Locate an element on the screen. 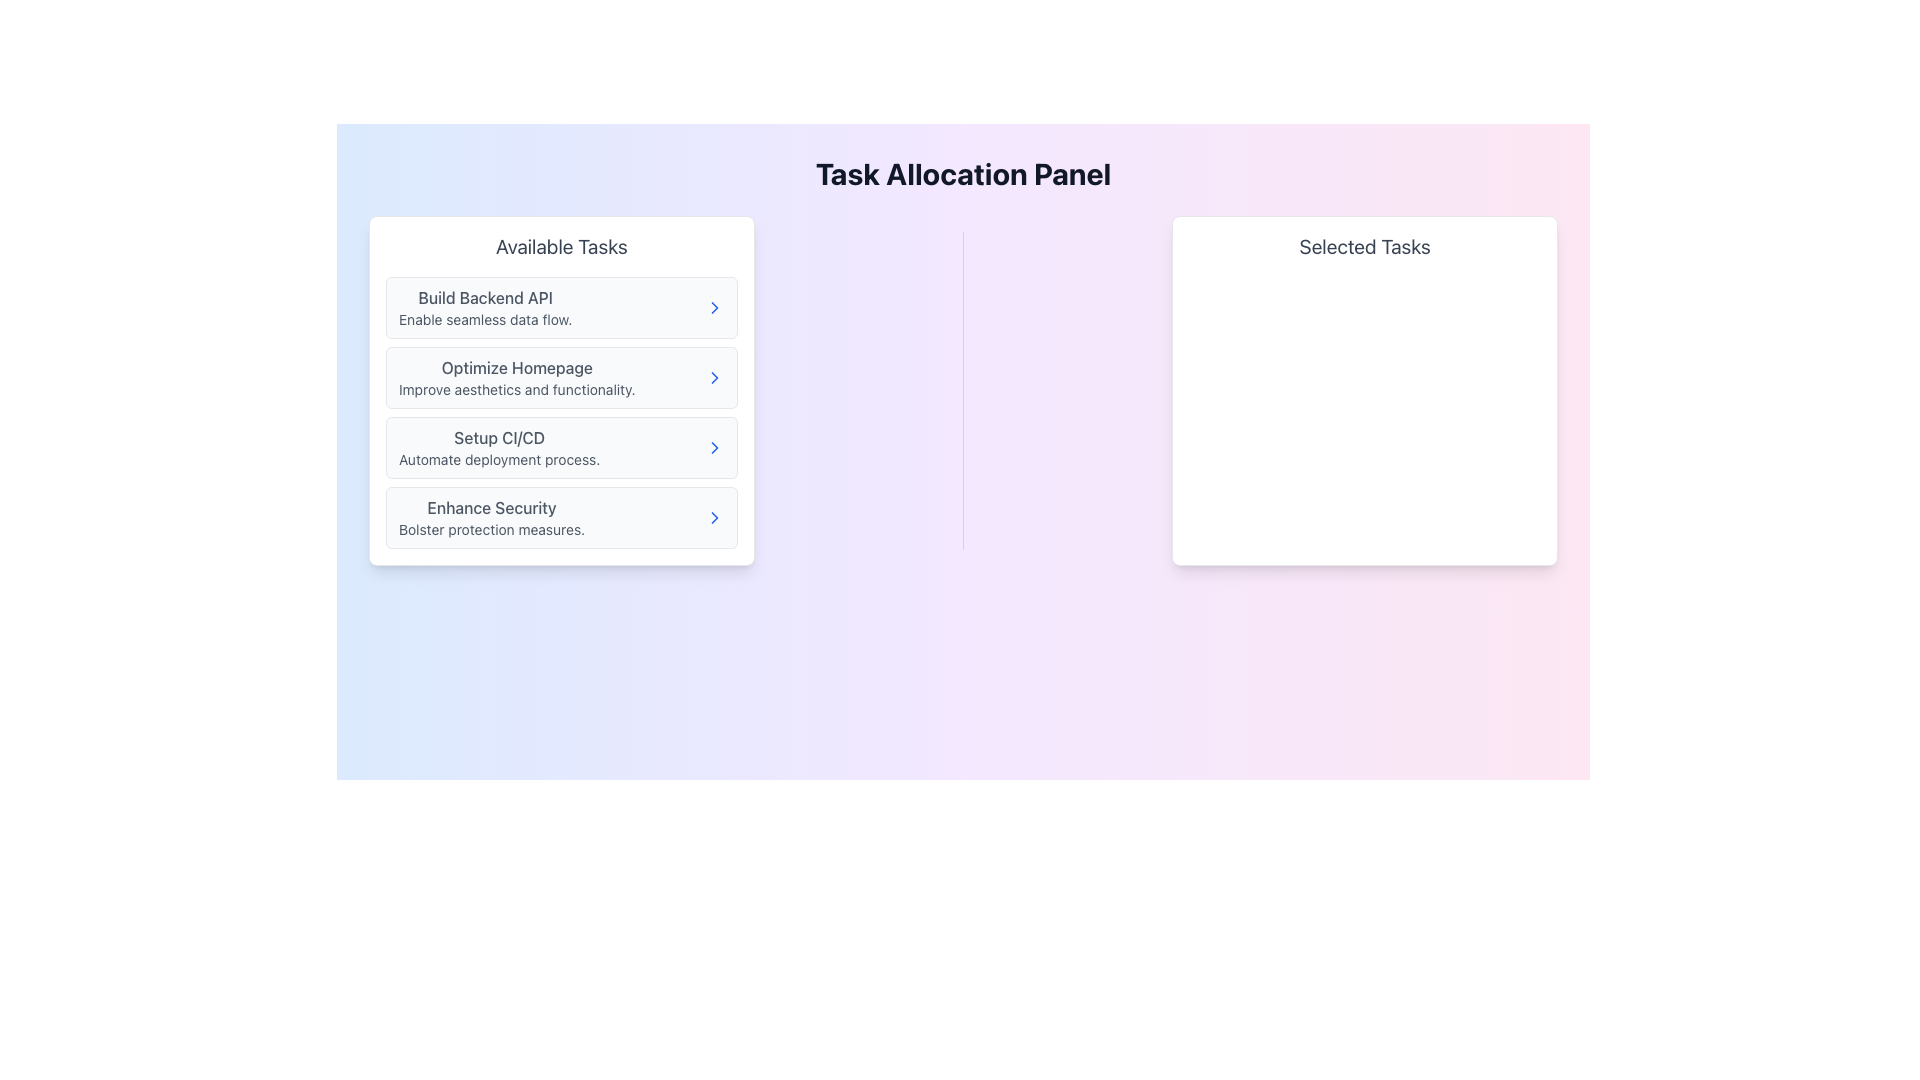  the text element labeled 'Setup CI/CD' in the 'Available Tasks' section is located at coordinates (499, 446).